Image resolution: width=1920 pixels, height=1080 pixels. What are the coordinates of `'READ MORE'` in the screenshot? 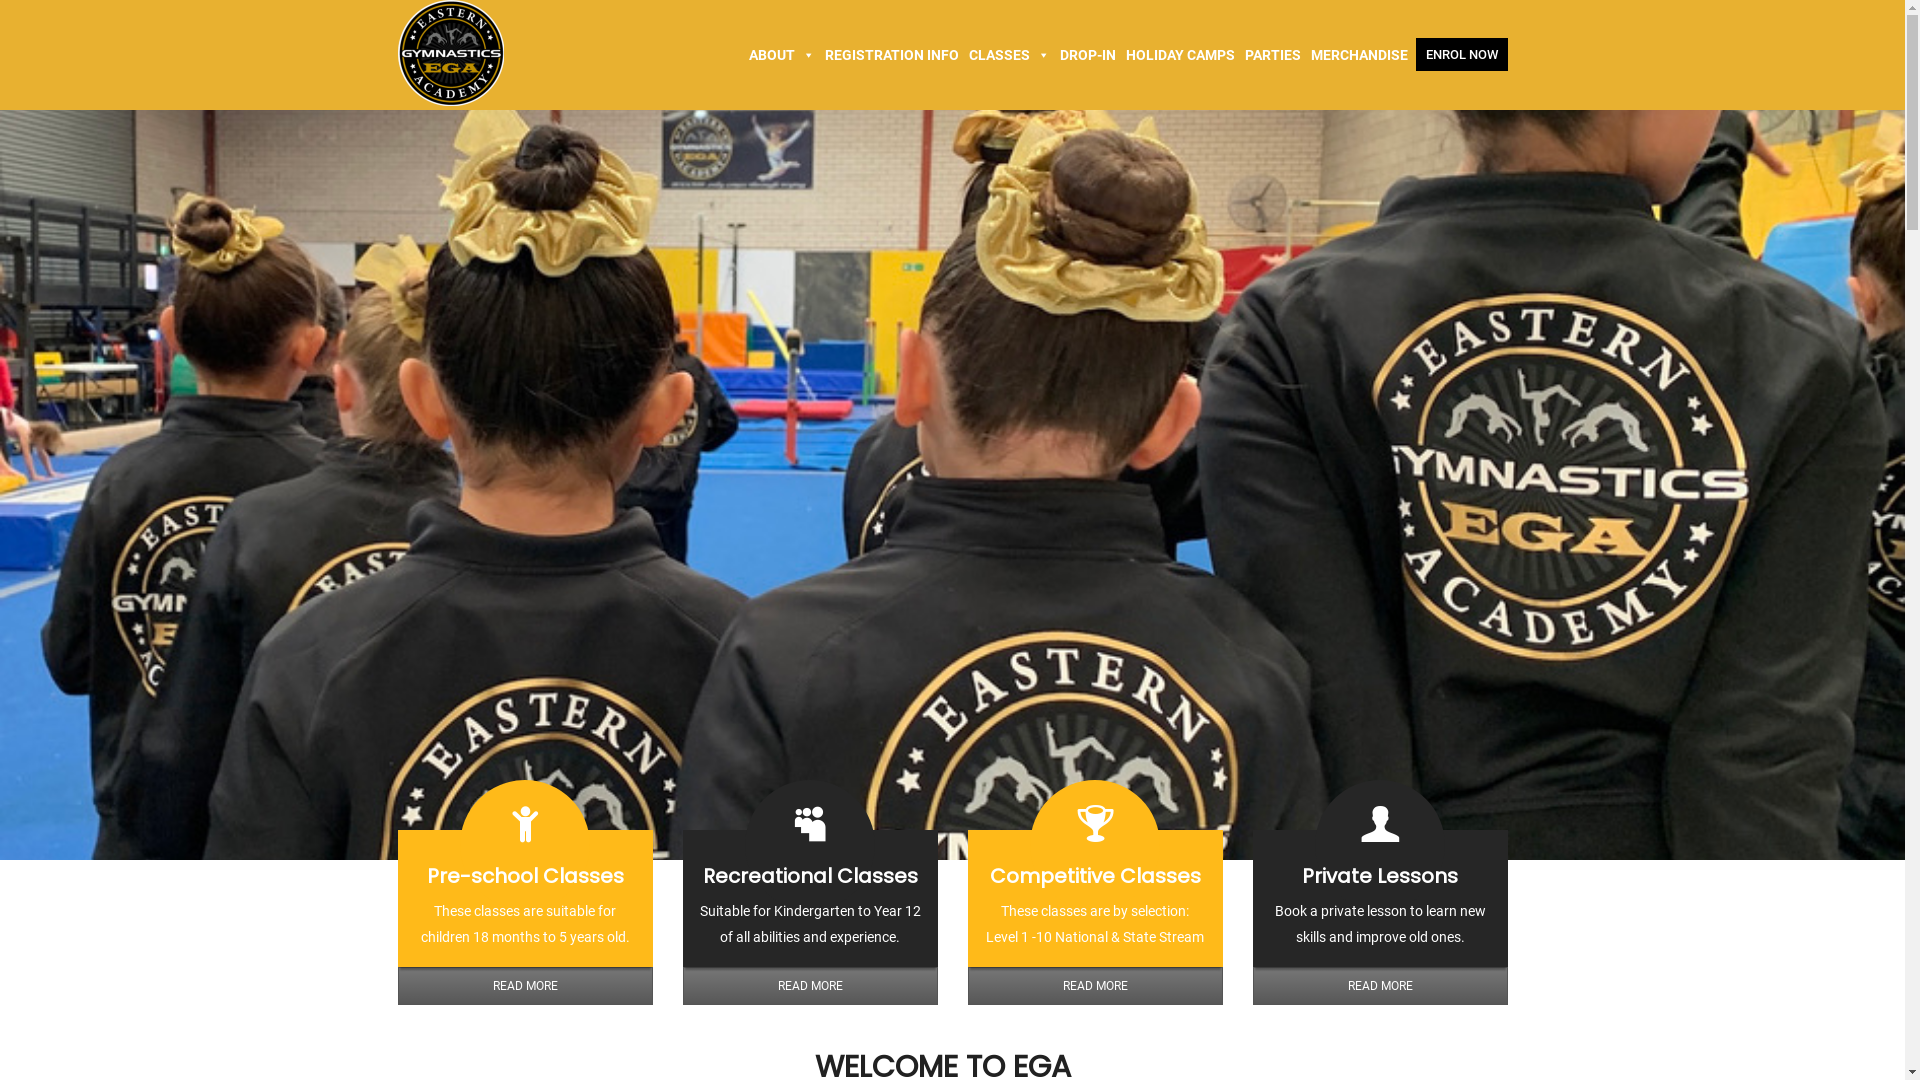 It's located at (525, 985).